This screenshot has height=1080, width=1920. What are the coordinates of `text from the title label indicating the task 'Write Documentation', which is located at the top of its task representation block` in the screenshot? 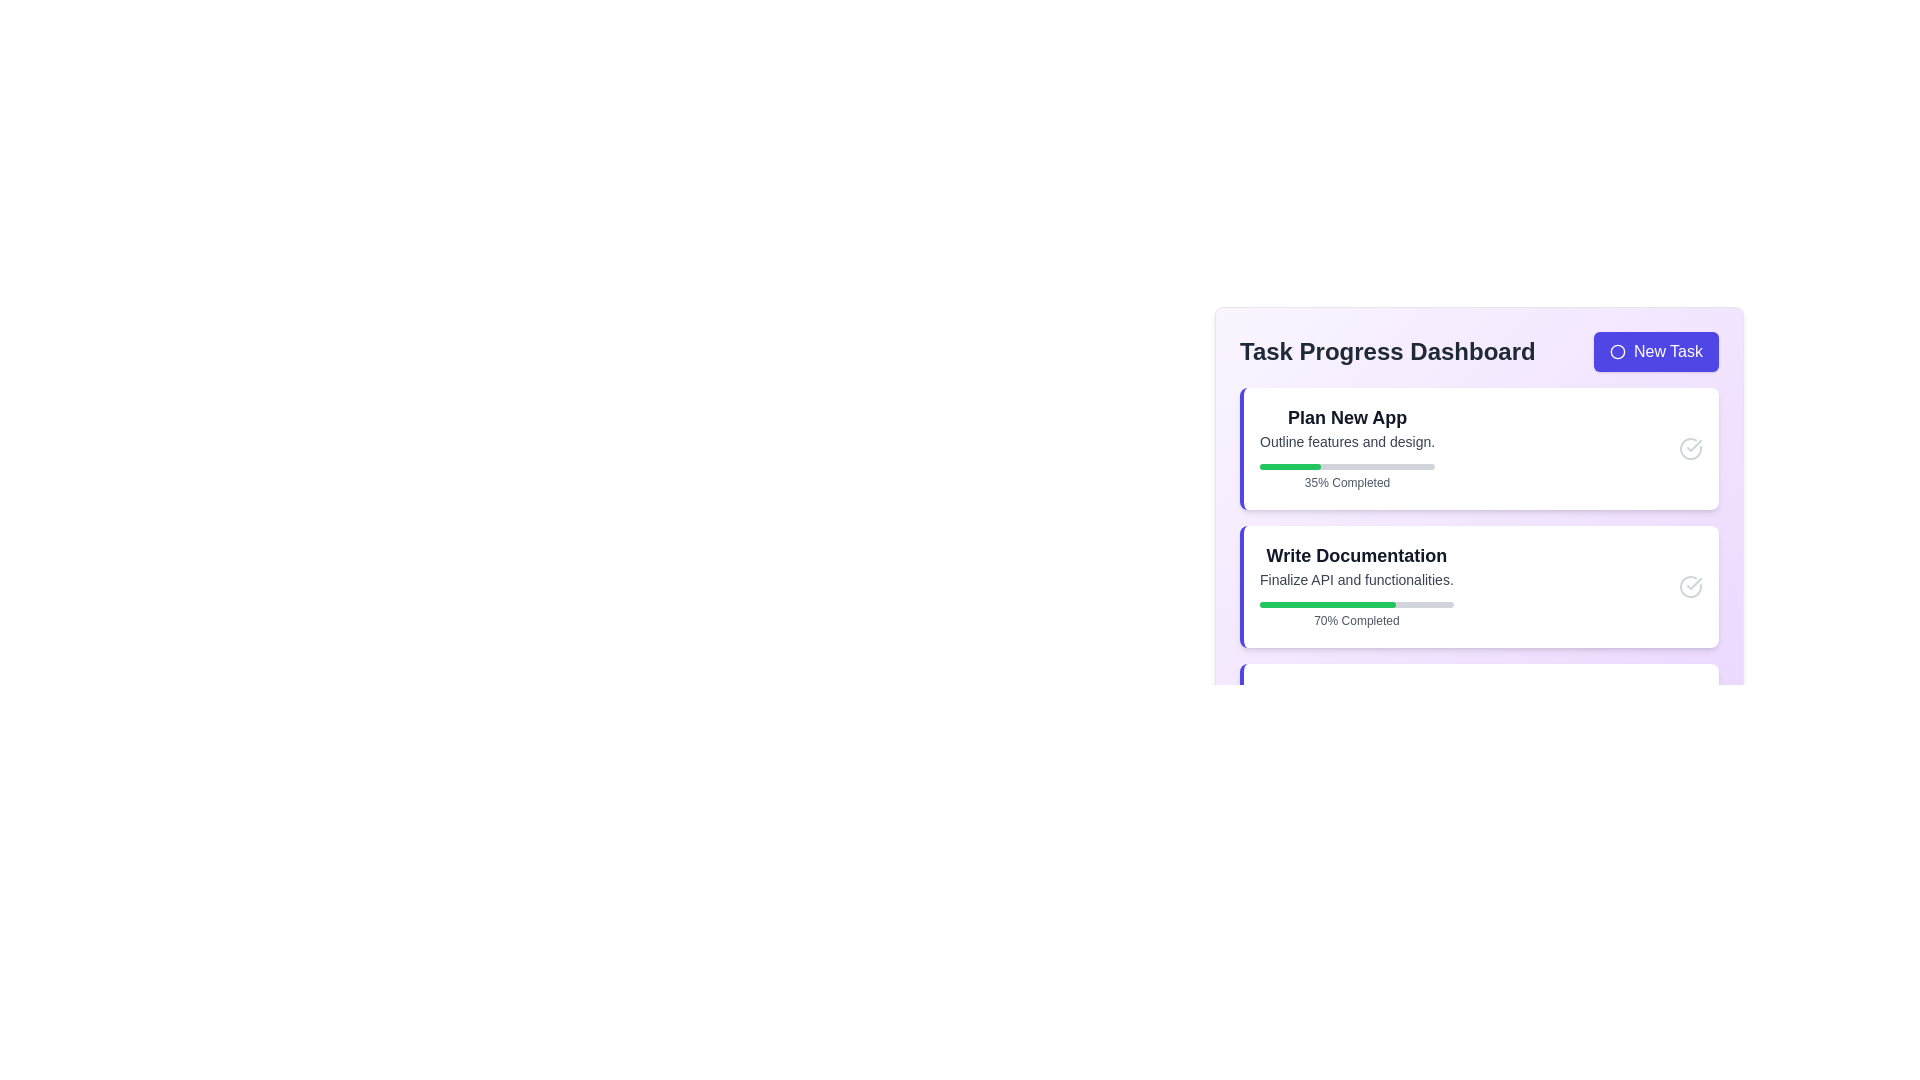 It's located at (1356, 555).